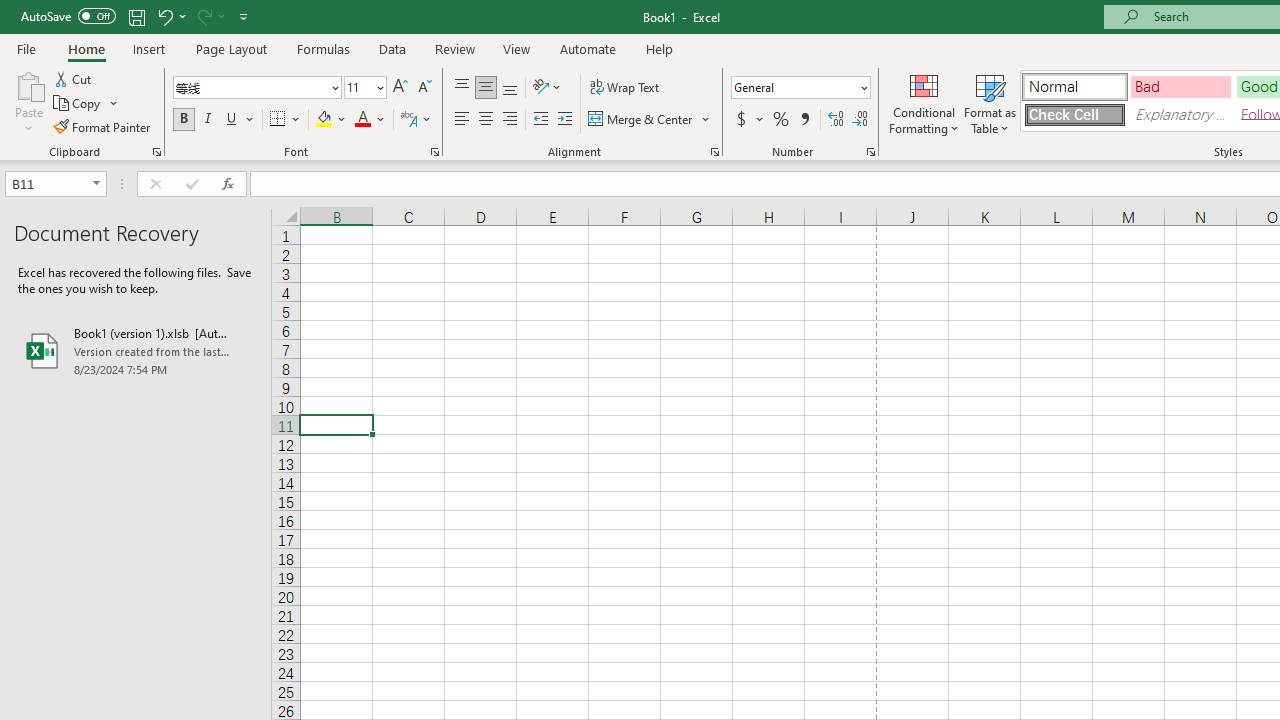  What do you see at coordinates (641, 119) in the screenshot?
I see `'Merge & Center'` at bounding box center [641, 119].